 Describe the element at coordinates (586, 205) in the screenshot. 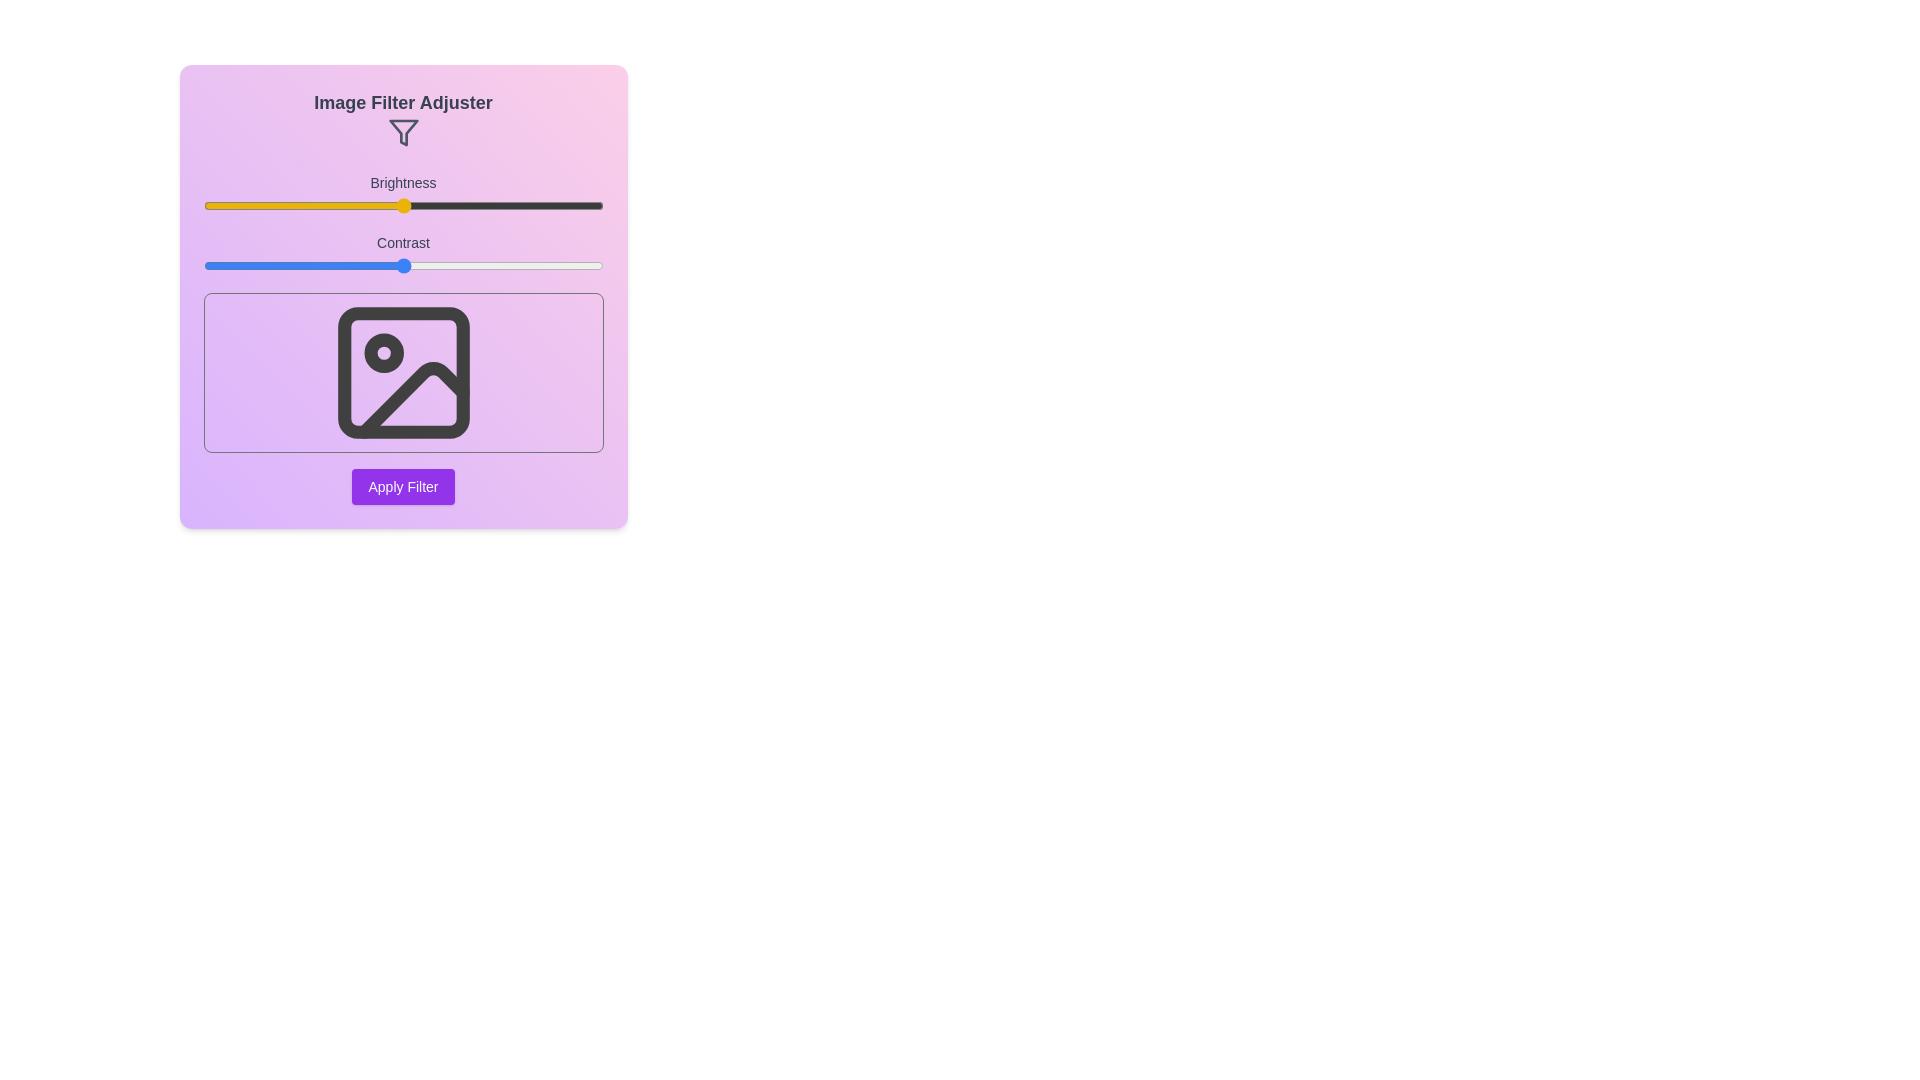

I see `the brightness slider to 96%` at that location.